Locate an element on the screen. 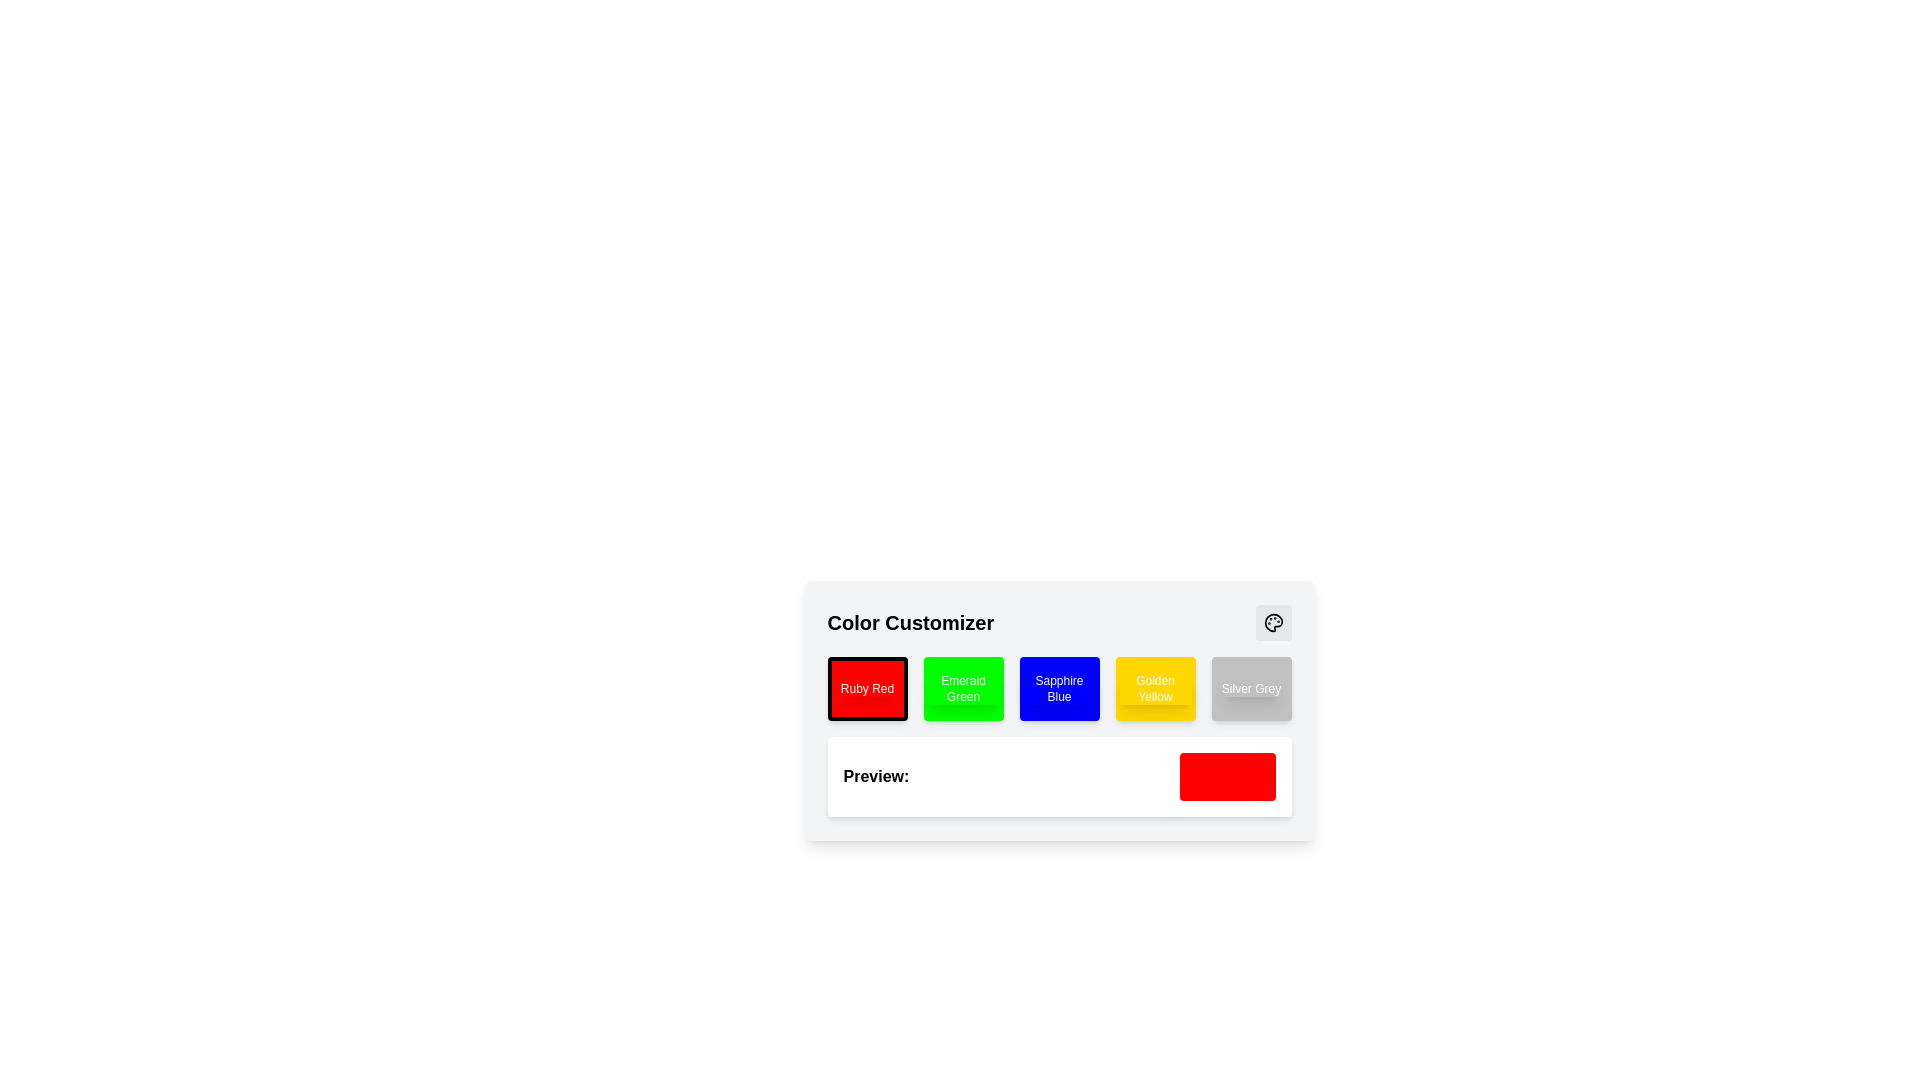 This screenshot has width=1920, height=1080. the 'Golden Yellow' button, which is a rectangular button with rounded corners and a bright golden yellow background, featuring the text 'Golden Yellow' in a white, bold font is located at coordinates (1155, 688).